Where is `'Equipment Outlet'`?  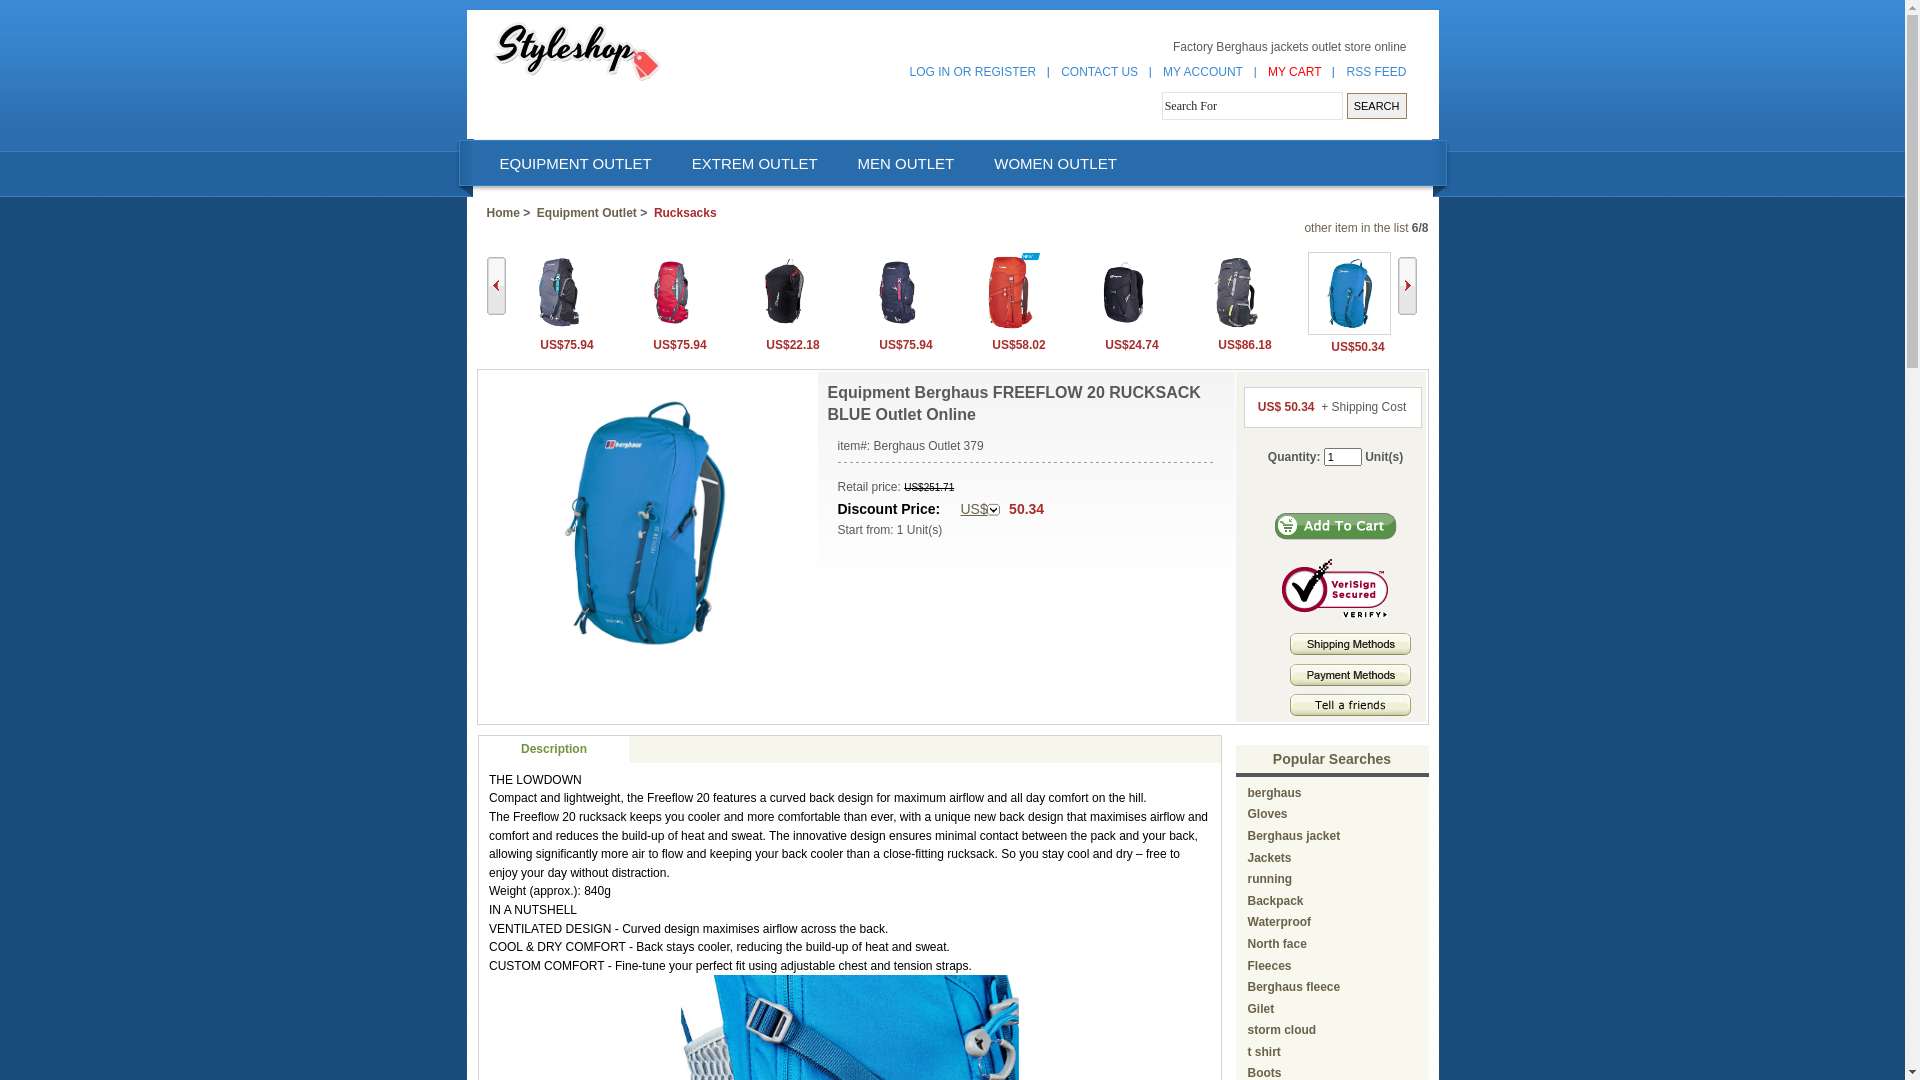 'Equipment Outlet' is located at coordinates (585, 212).